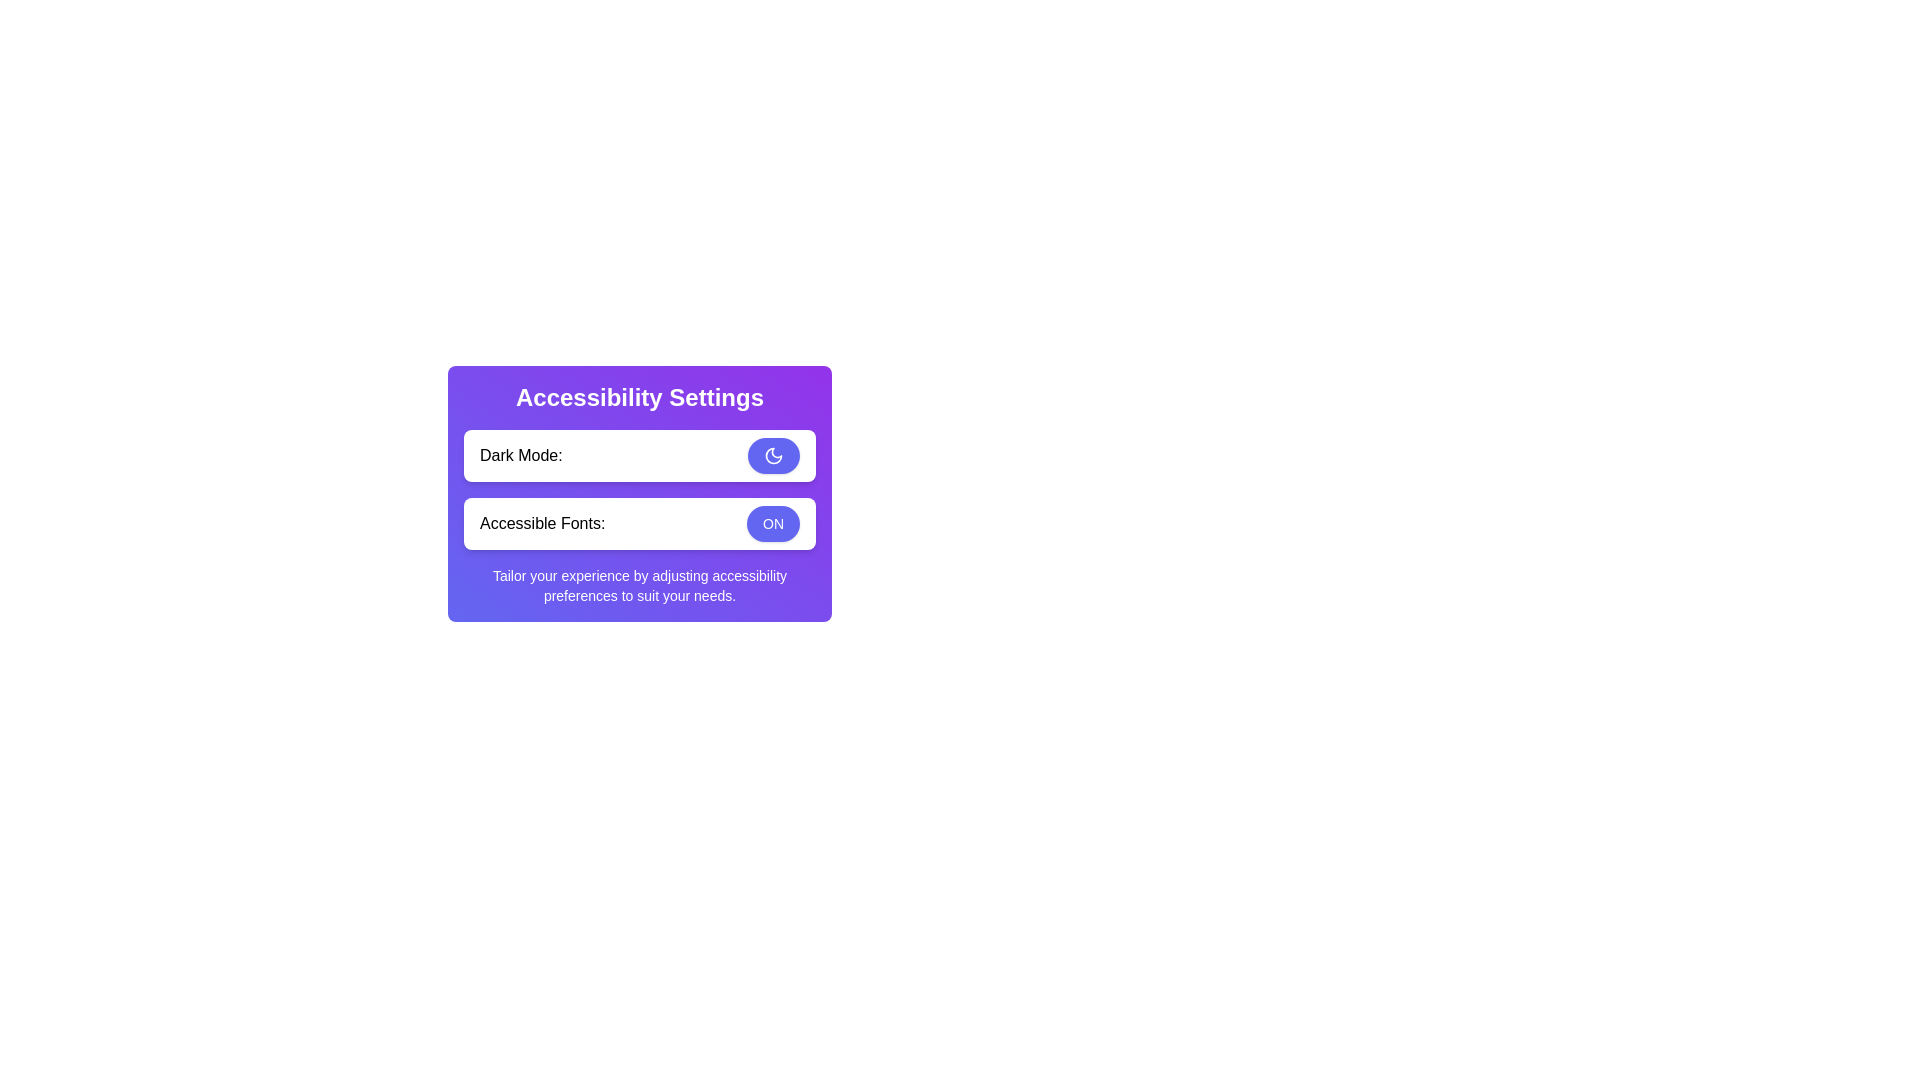 The width and height of the screenshot is (1920, 1080). I want to click on the 'Dark Mode' toggle button using keyboard navigation, so click(772, 455).